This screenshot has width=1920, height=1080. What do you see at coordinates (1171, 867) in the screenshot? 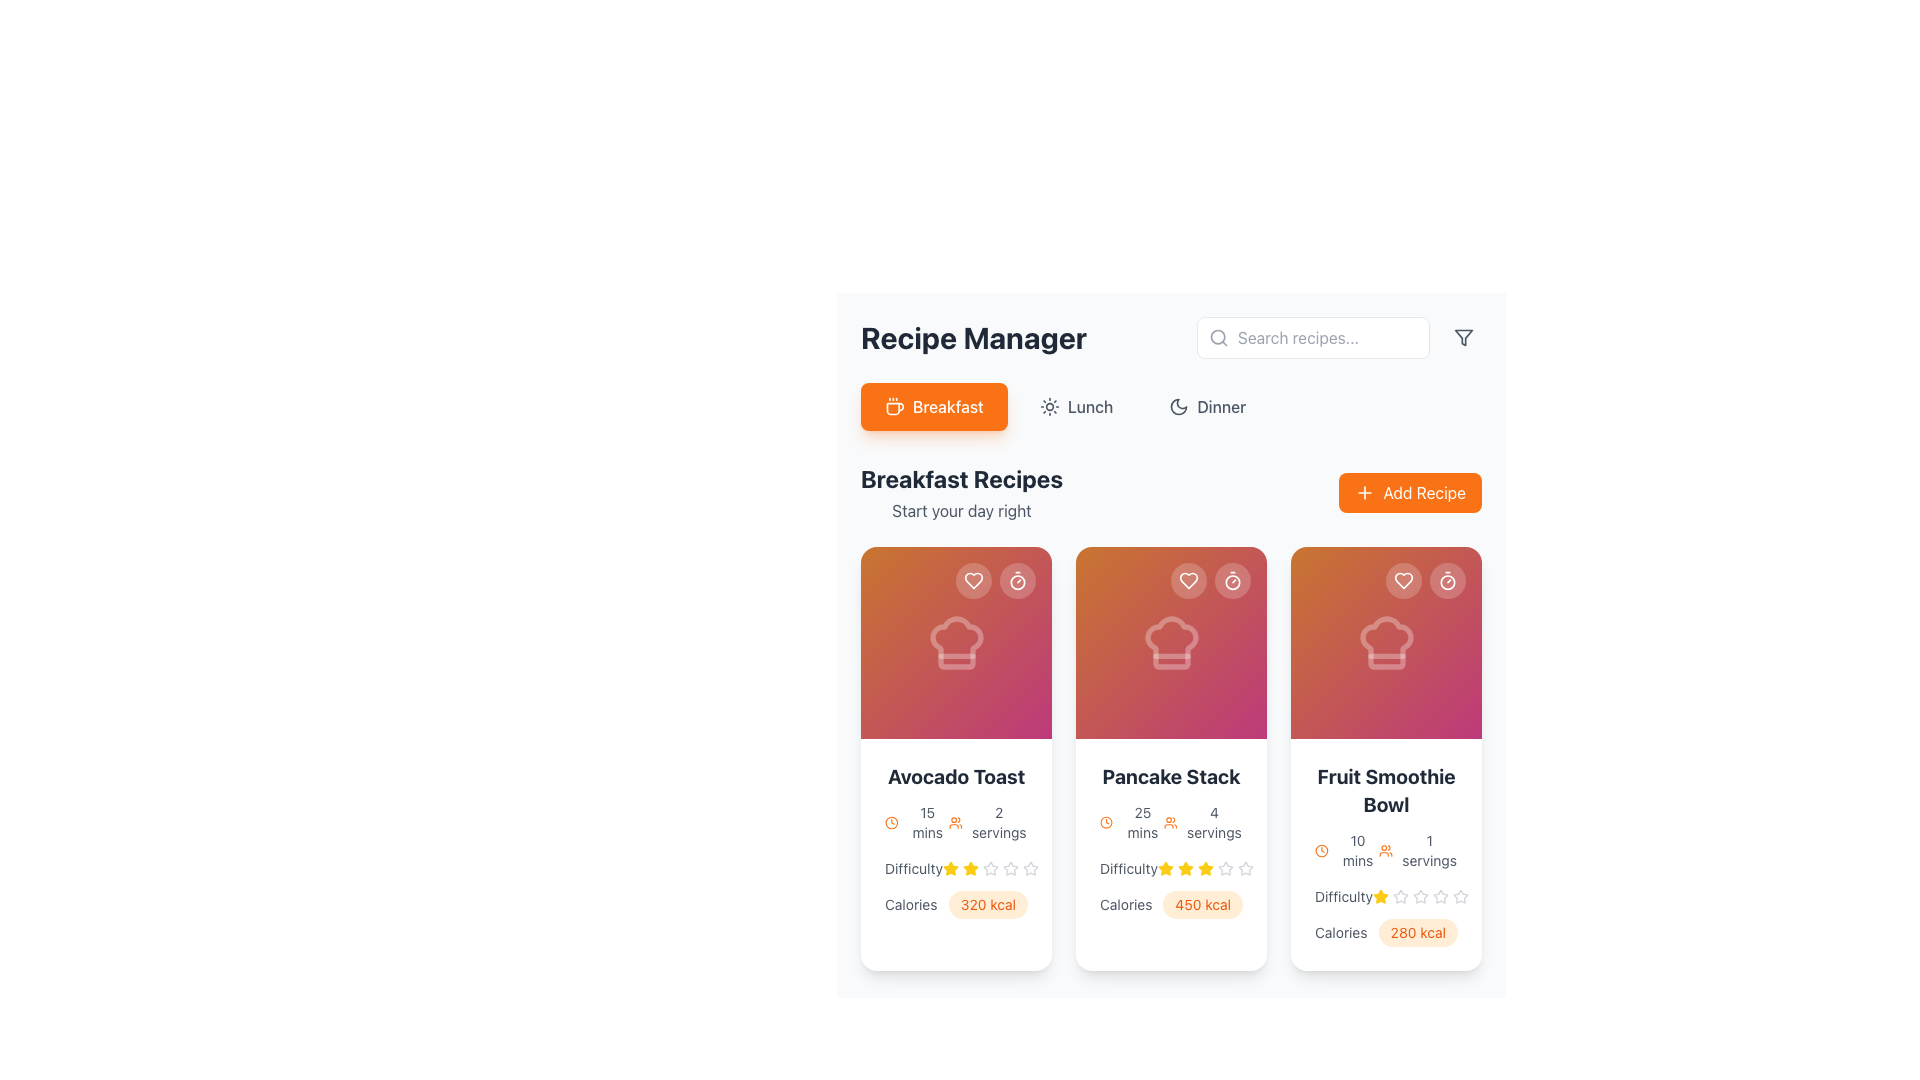
I see `the second star icon in the difficulty rating system for the 'Pancake Stack' recipe card` at bounding box center [1171, 867].